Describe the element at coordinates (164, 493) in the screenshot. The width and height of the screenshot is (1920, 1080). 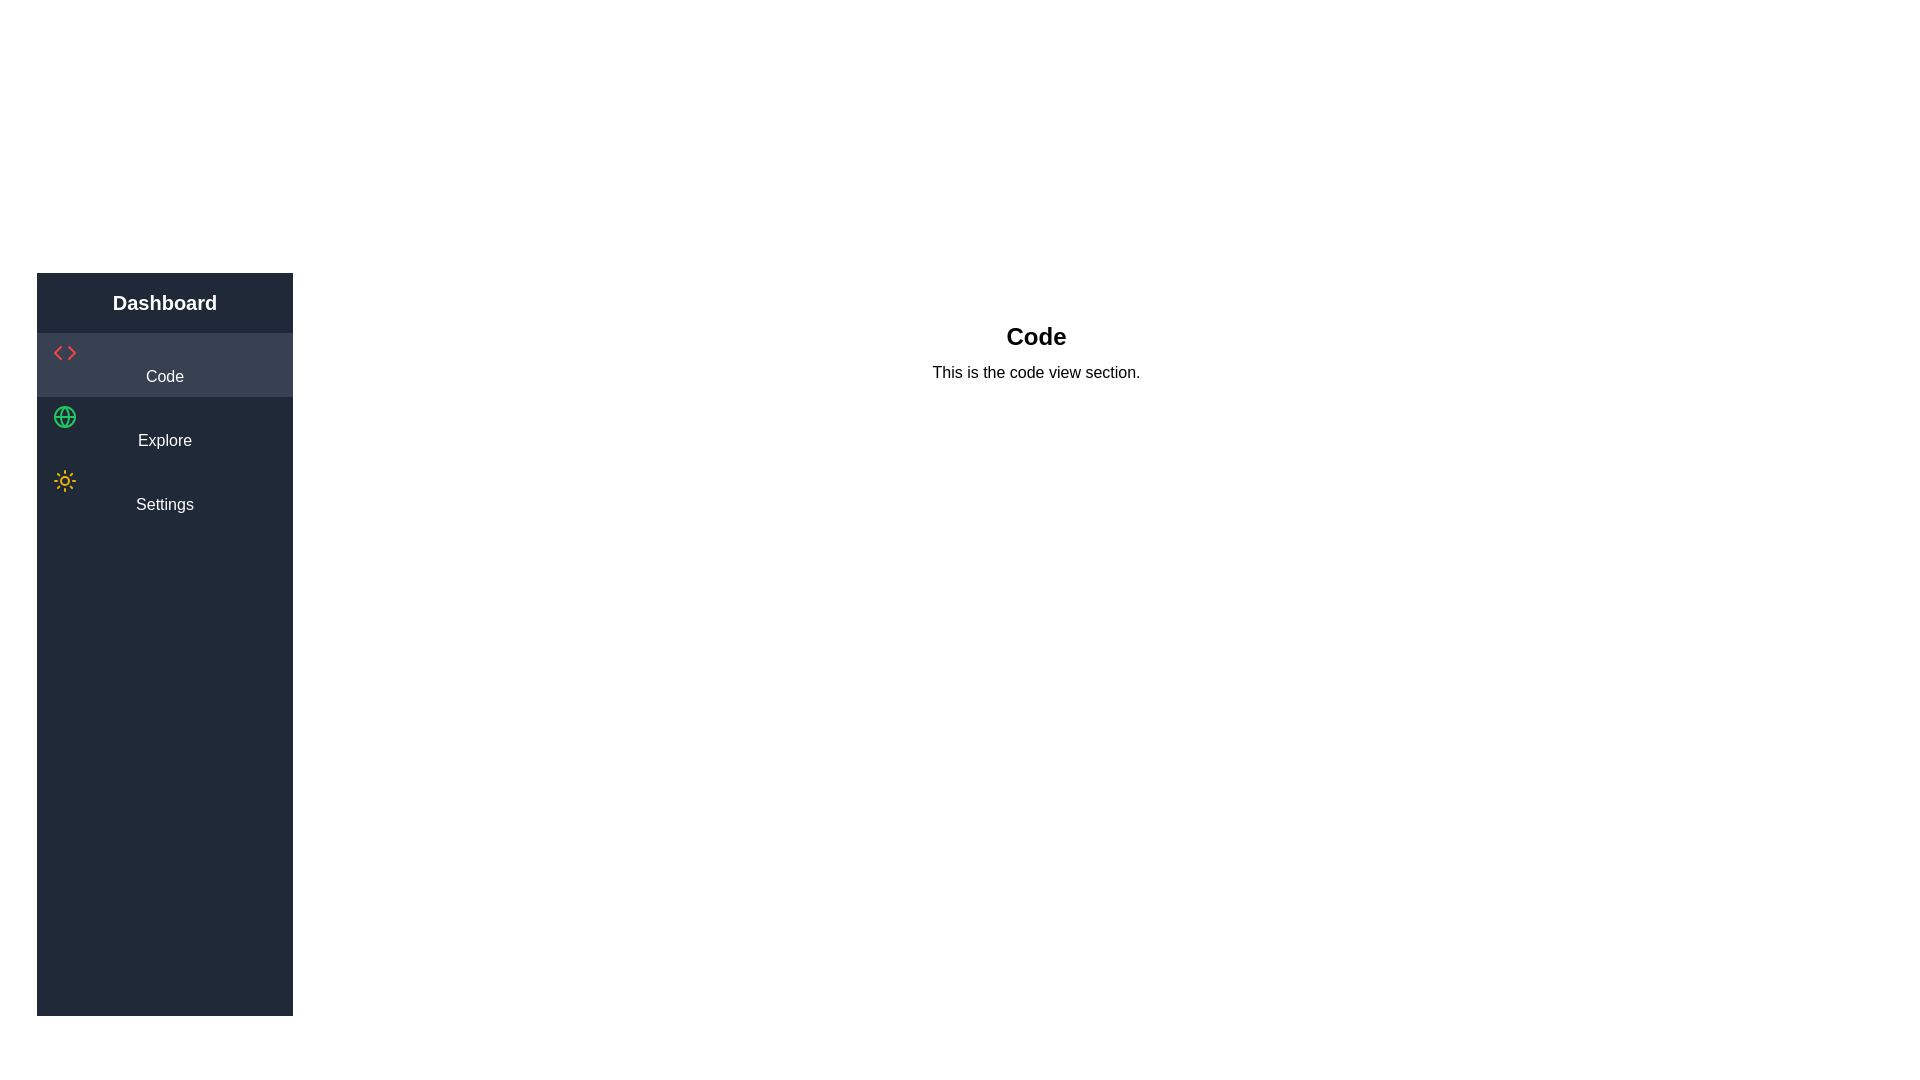
I see `the sidebar item labeled 'Settings' to highlight it` at that location.